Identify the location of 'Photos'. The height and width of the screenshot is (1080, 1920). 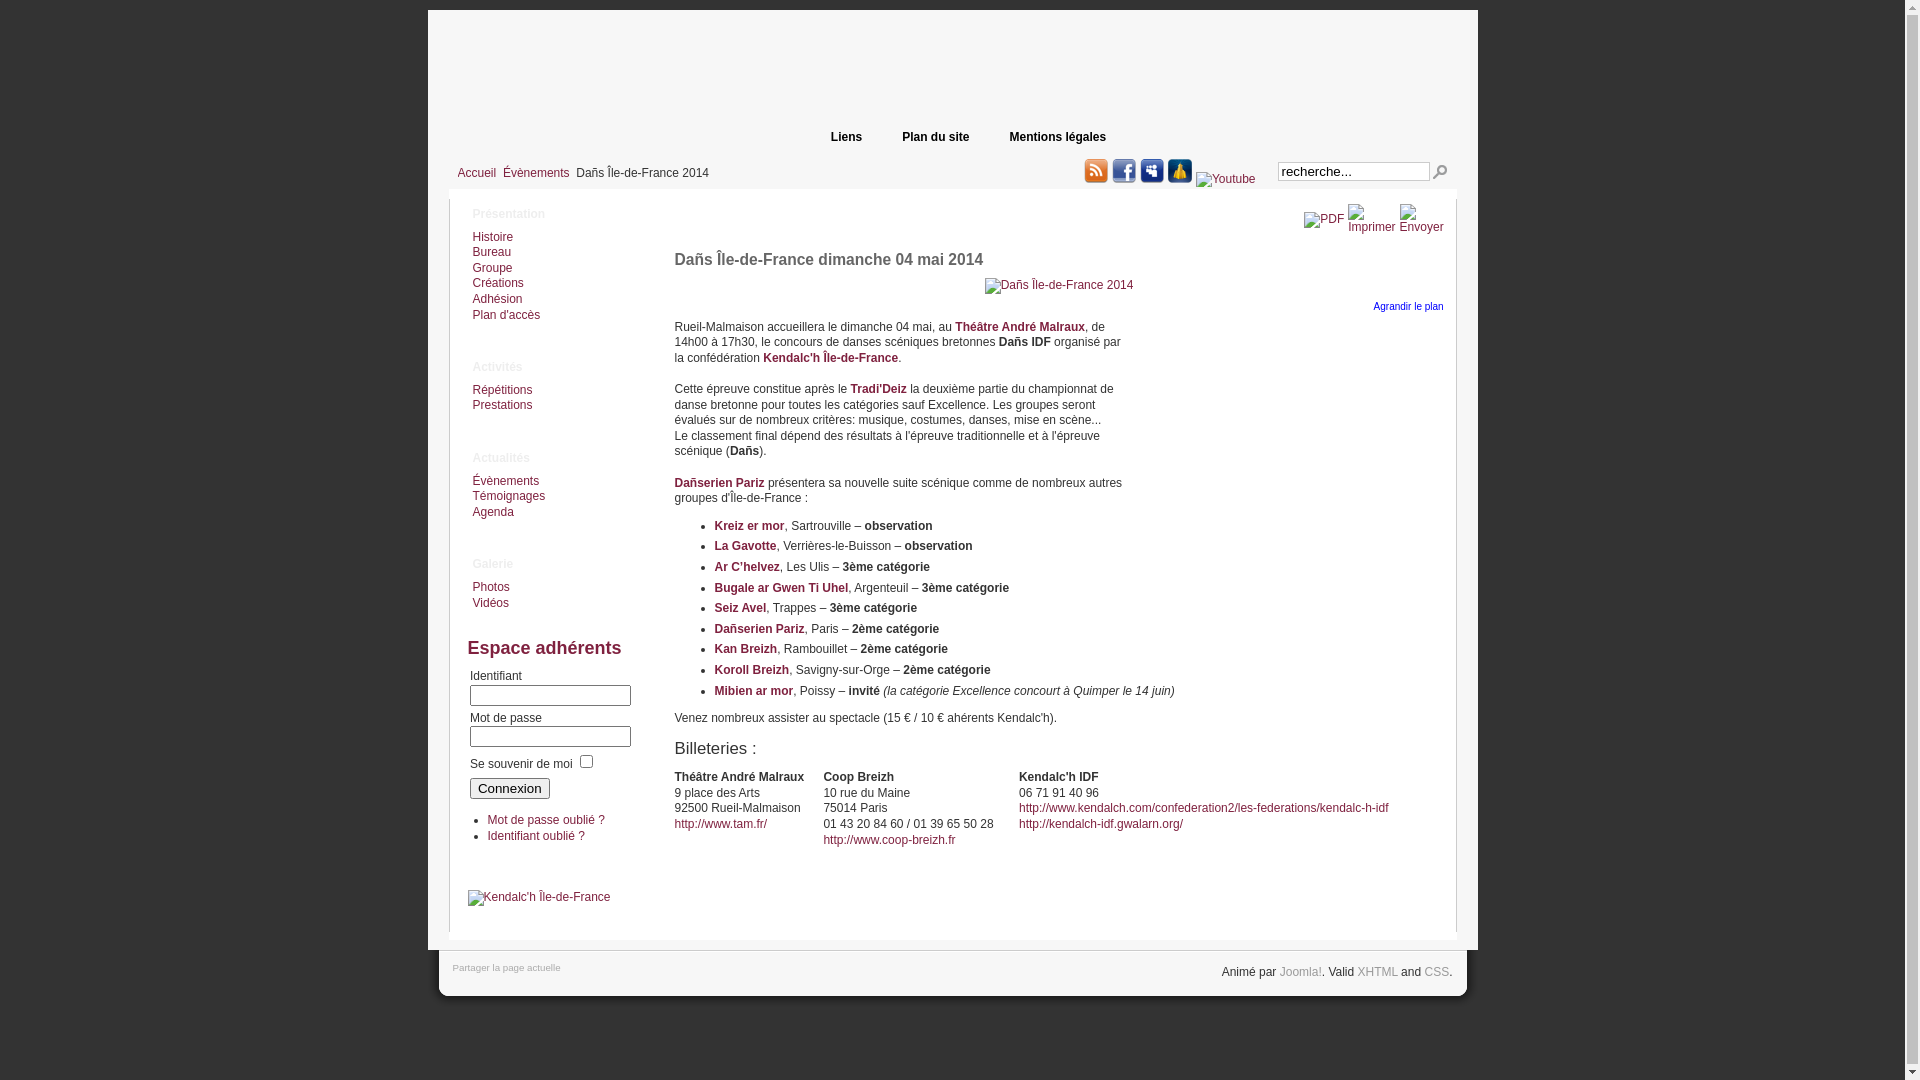
(489, 585).